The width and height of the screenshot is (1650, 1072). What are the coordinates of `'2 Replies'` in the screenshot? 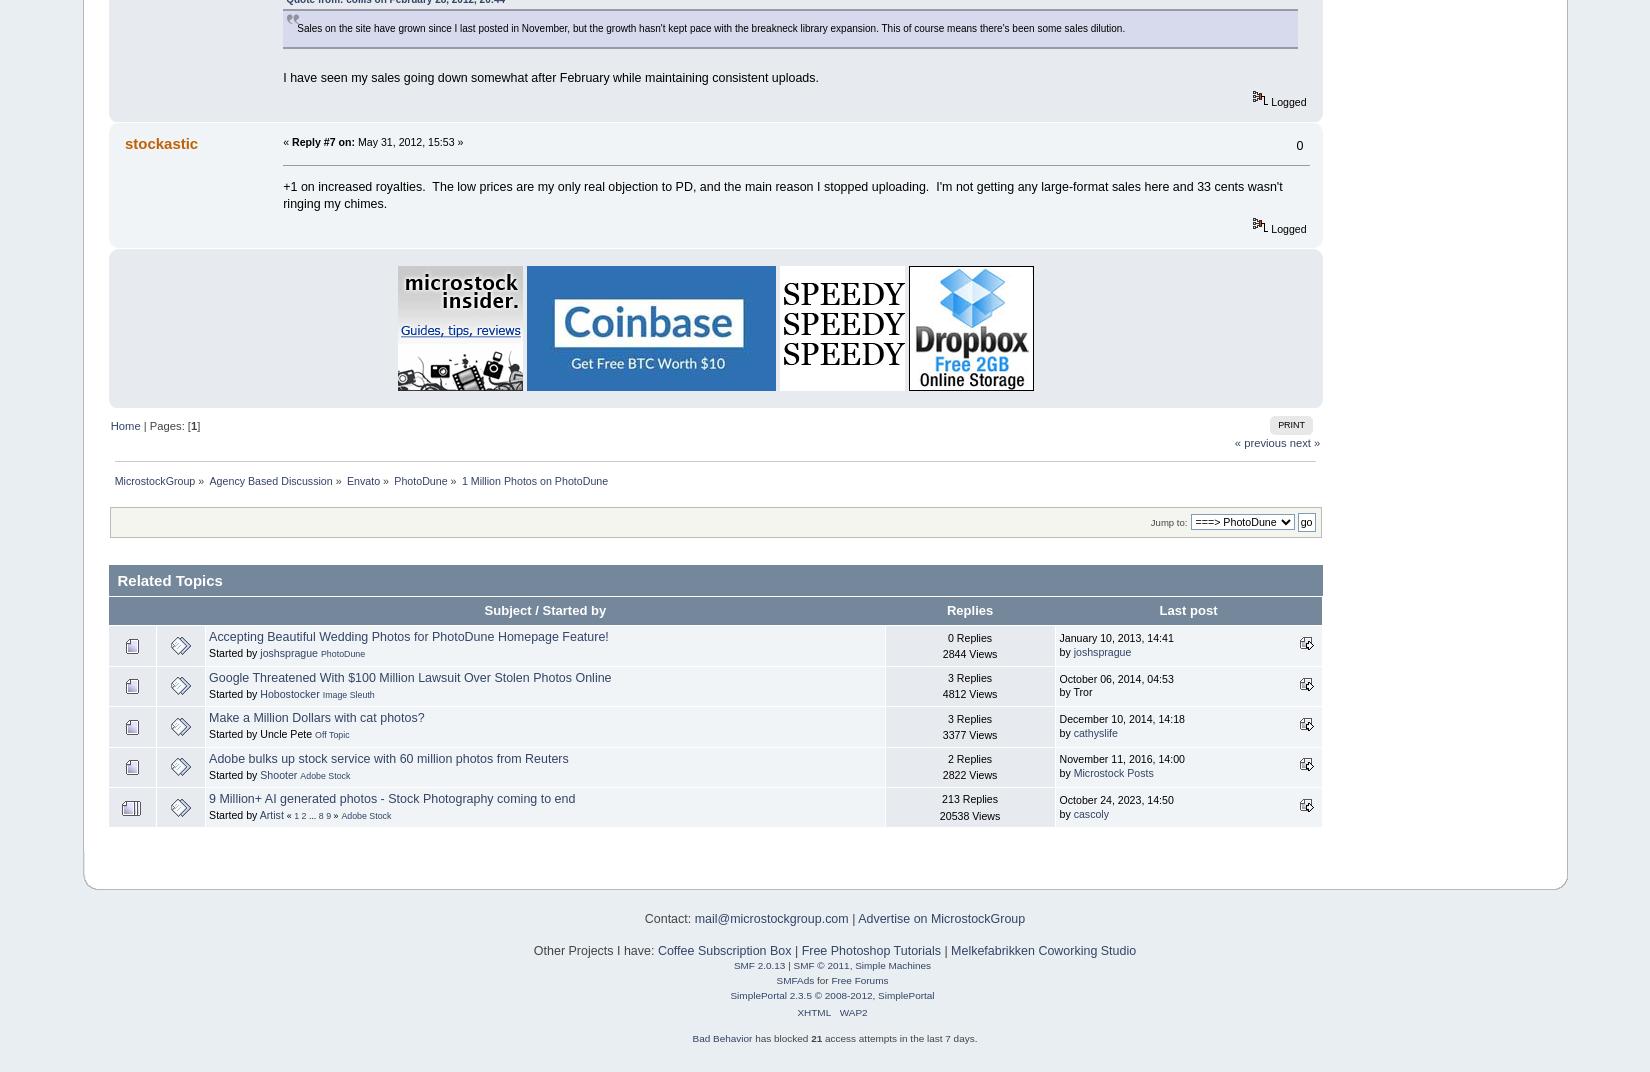 It's located at (970, 758).